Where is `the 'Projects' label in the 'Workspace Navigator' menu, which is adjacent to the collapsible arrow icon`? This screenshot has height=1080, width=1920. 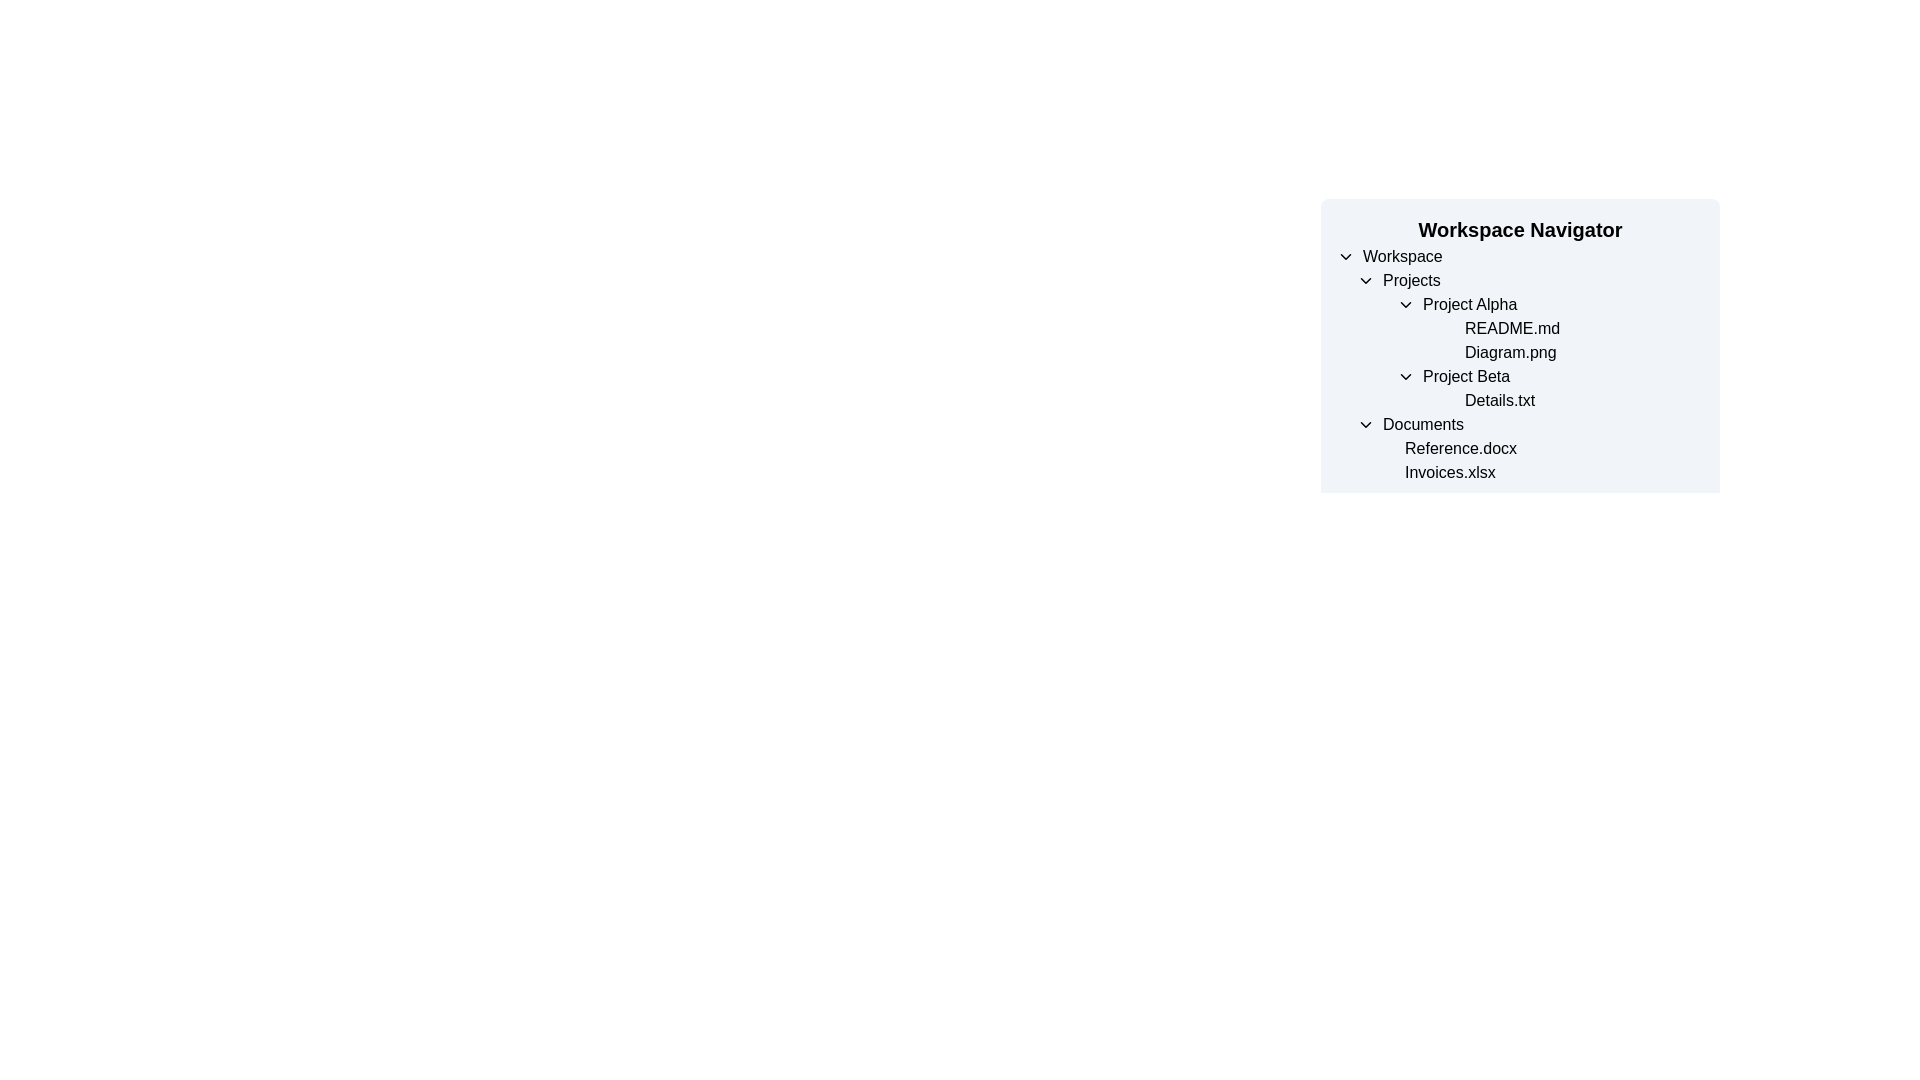
the 'Projects' label in the 'Workspace Navigator' menu, which is adjacent to the collapsible arrow icon is located at coordinates (1410, 281).